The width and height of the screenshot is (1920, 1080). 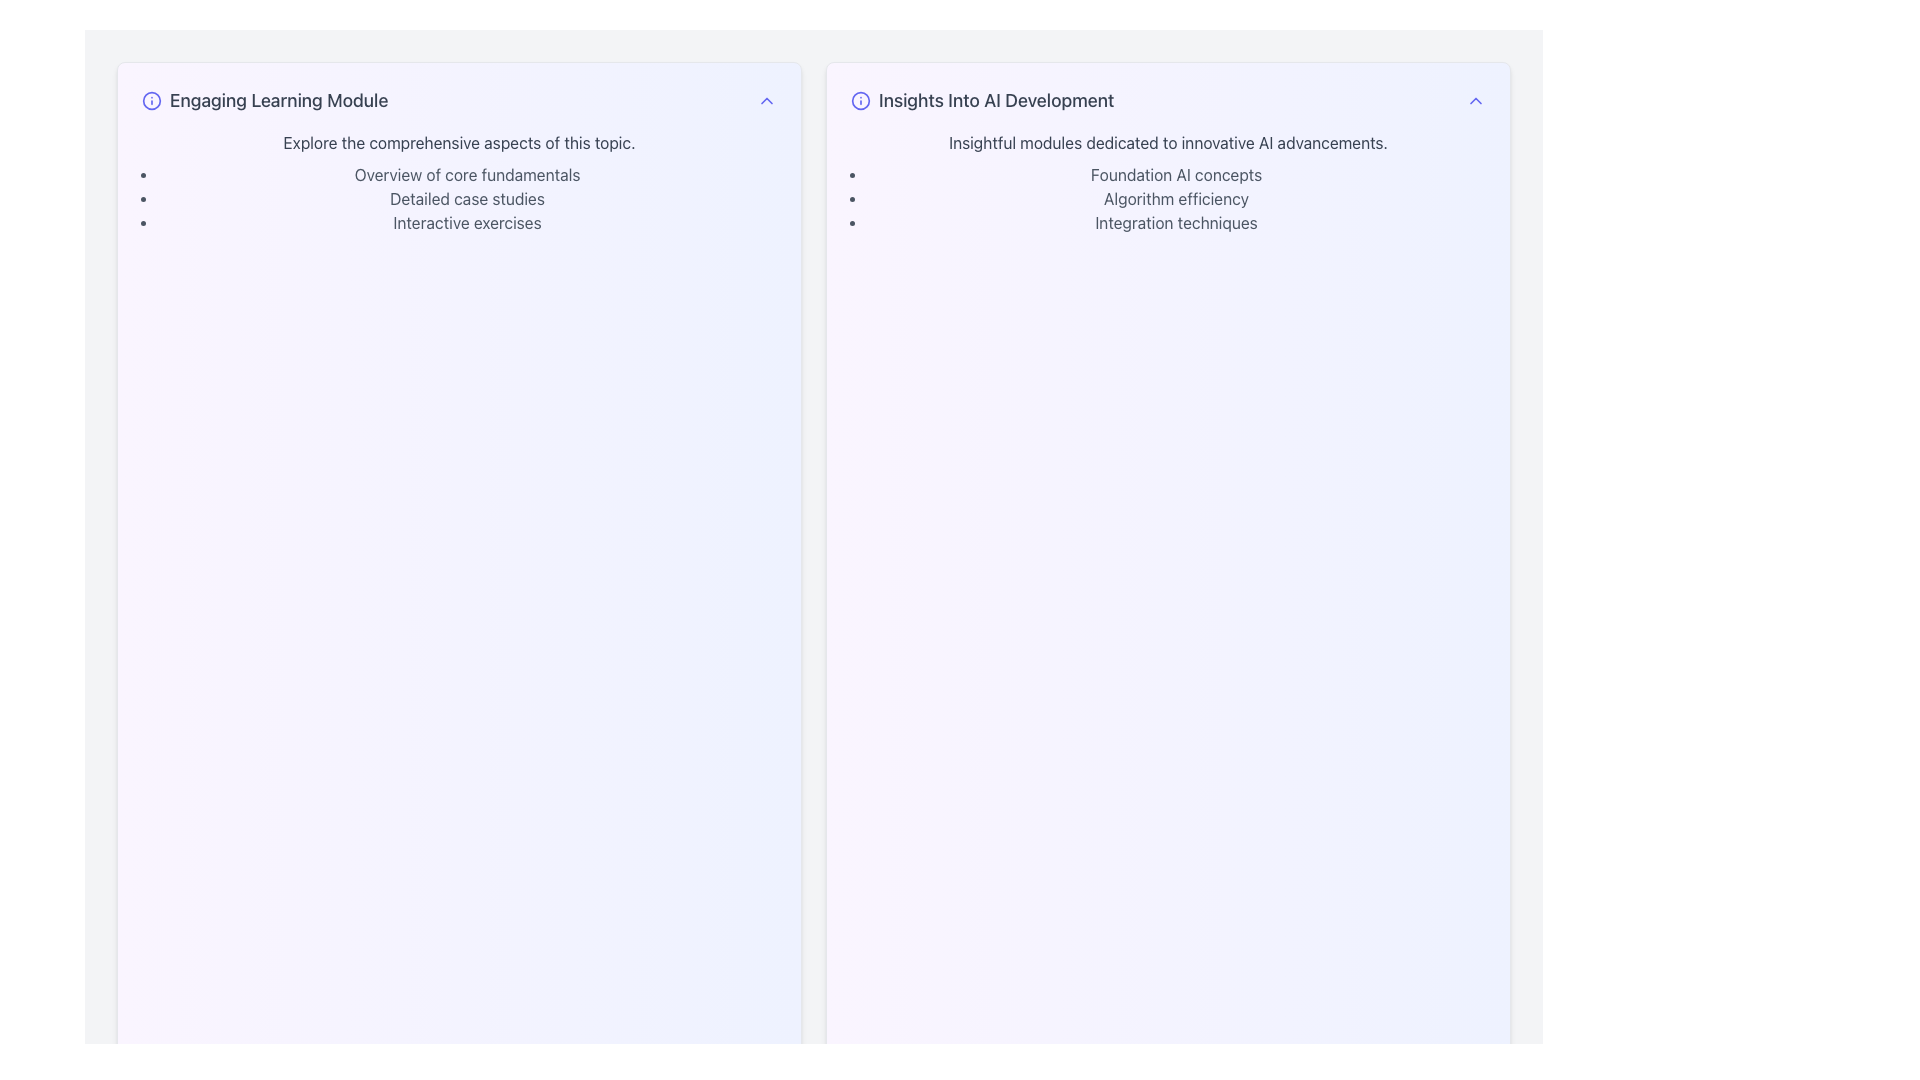 I want to click on text label 'Detailed case studies' which is the second item in the bulleted list under the 'Engaging Learning Module' section, so click(x=466, y=199).